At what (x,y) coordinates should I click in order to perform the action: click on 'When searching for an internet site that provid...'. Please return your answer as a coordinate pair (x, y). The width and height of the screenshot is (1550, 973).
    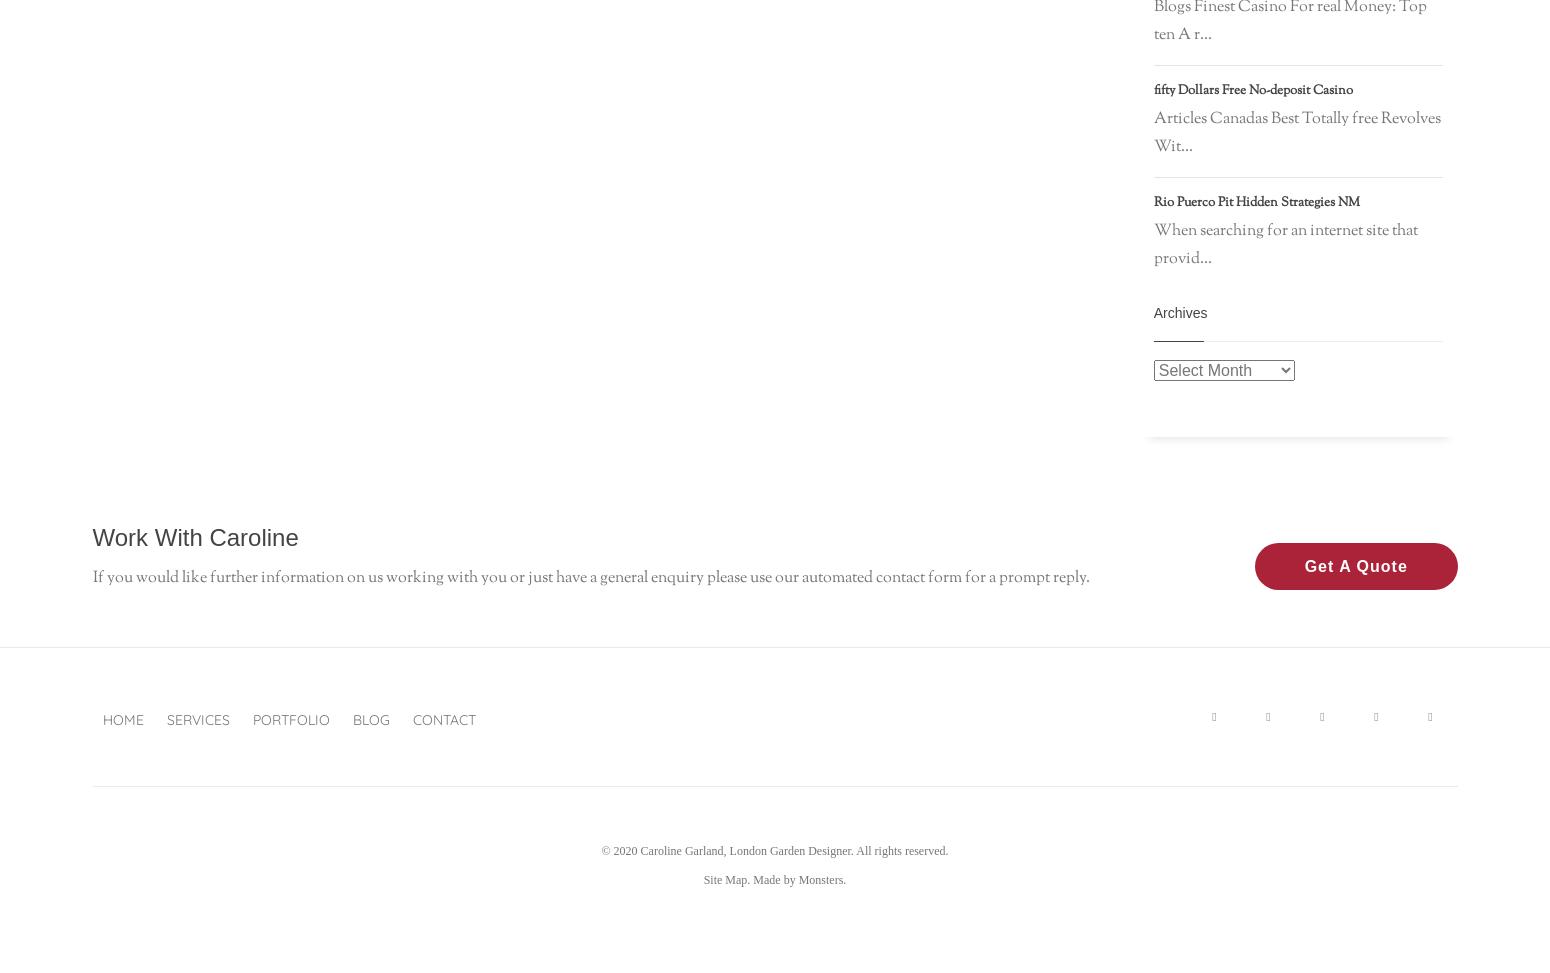
    Looking at the image, I should click on (1283, 244).